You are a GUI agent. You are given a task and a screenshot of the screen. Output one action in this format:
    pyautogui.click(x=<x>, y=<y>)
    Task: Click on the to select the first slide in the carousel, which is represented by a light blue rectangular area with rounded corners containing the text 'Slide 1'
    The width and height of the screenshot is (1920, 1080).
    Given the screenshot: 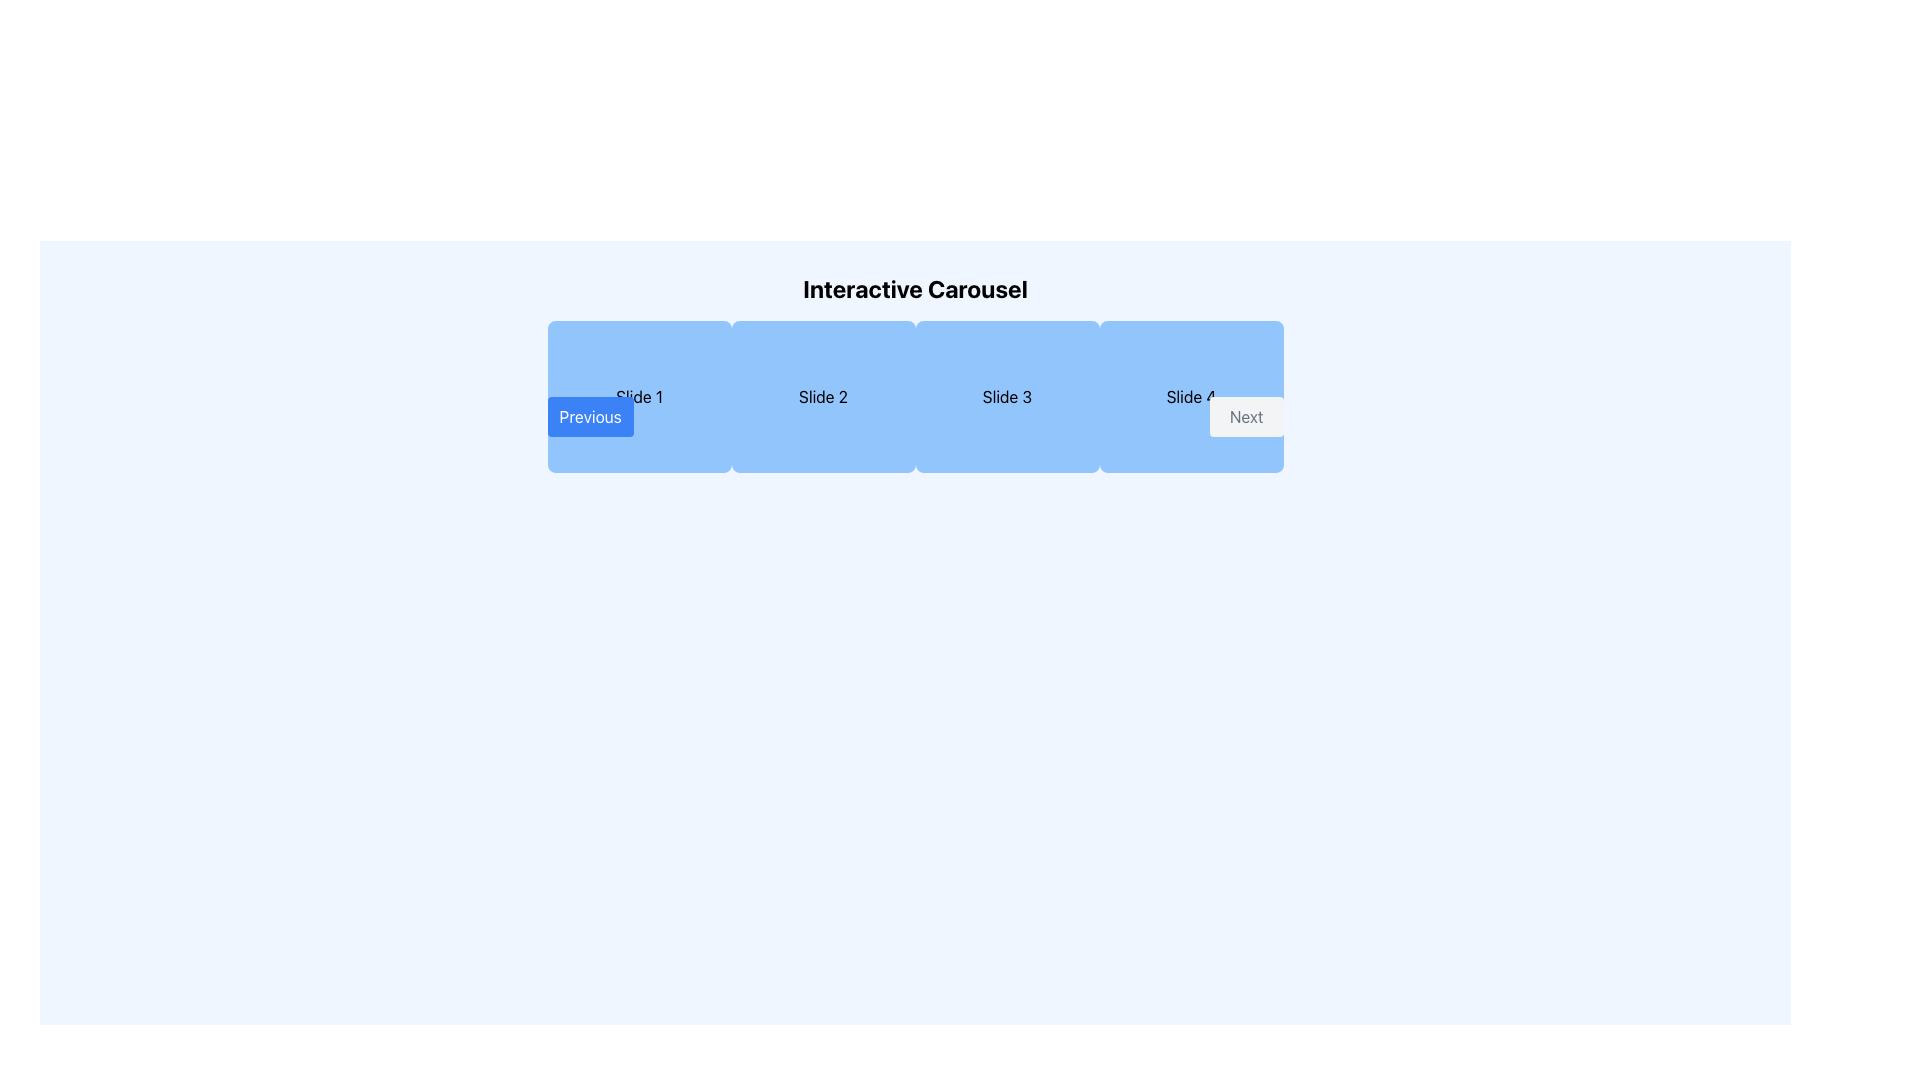 What is the action you would take?
    pyautogui.click(x=638, y=397)
    